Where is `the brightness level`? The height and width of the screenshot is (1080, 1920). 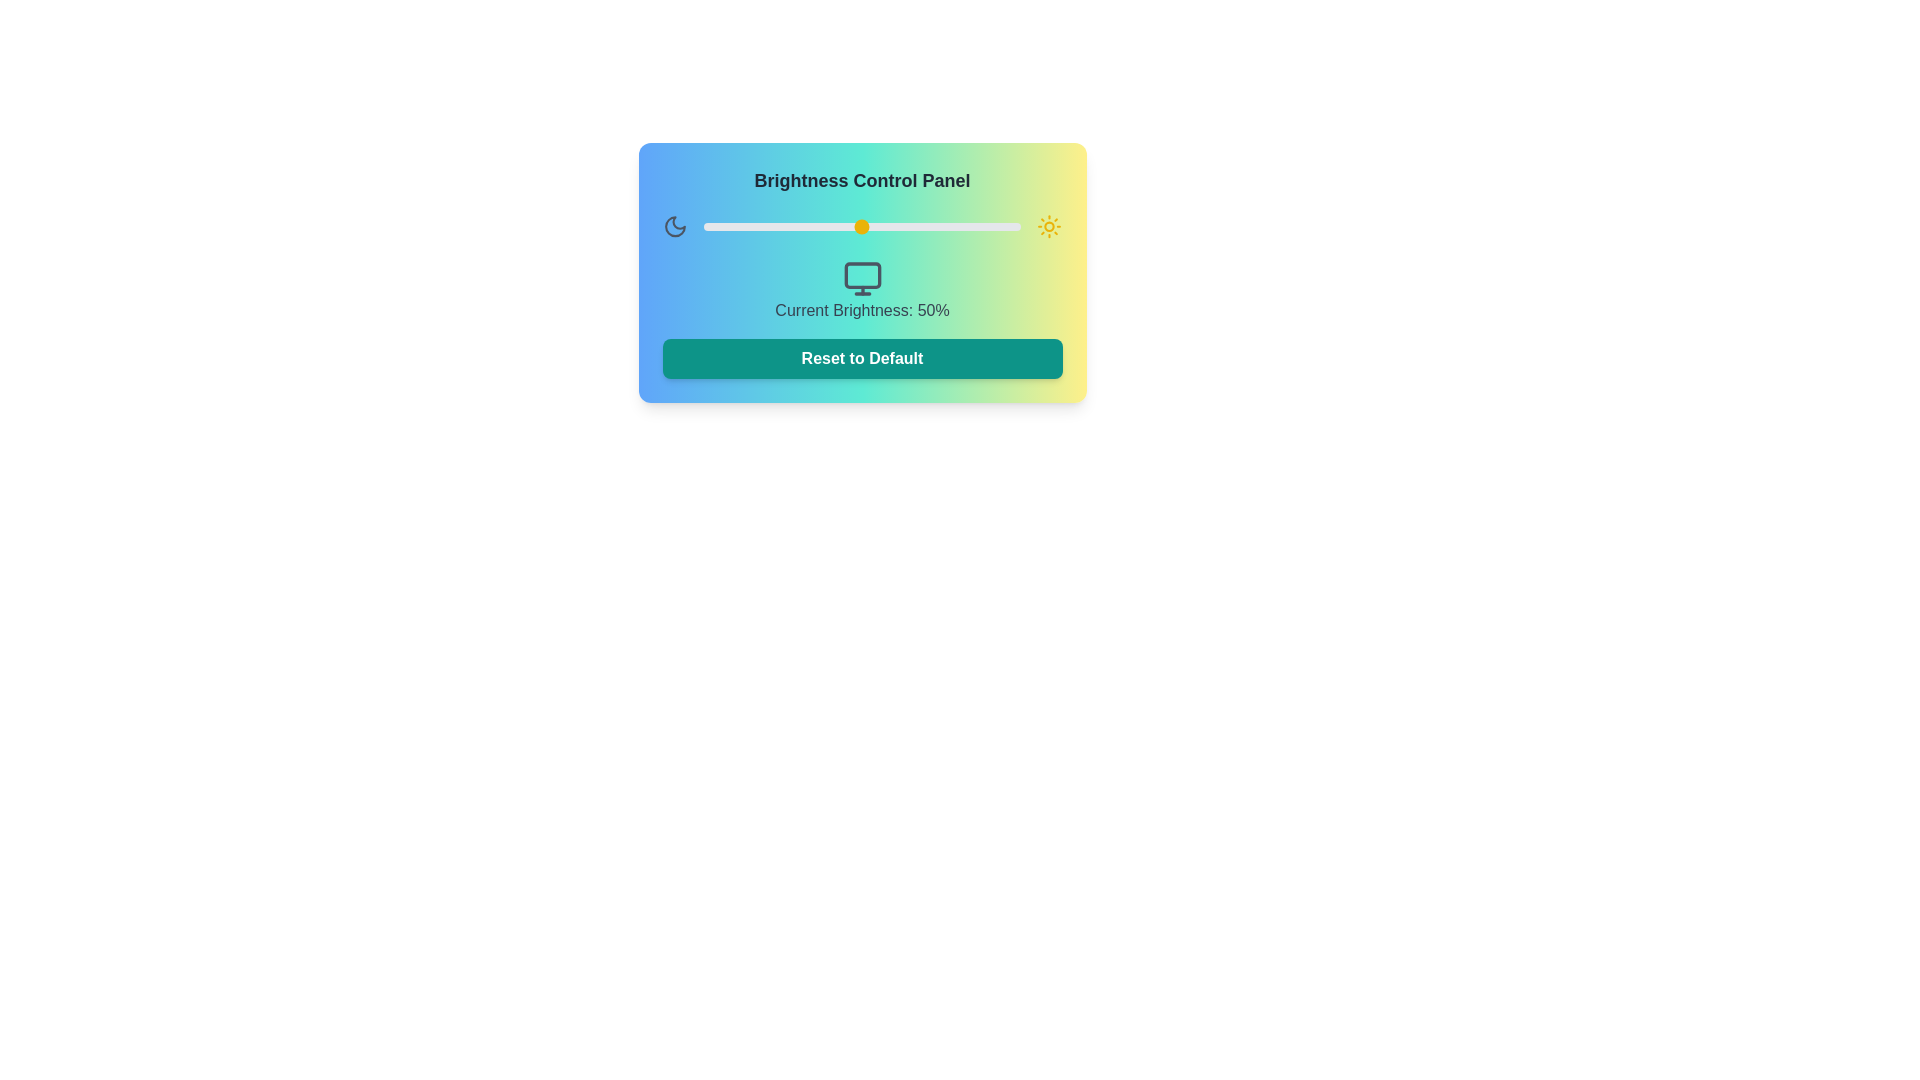 the brightness level is located at coordinates (775, 226).